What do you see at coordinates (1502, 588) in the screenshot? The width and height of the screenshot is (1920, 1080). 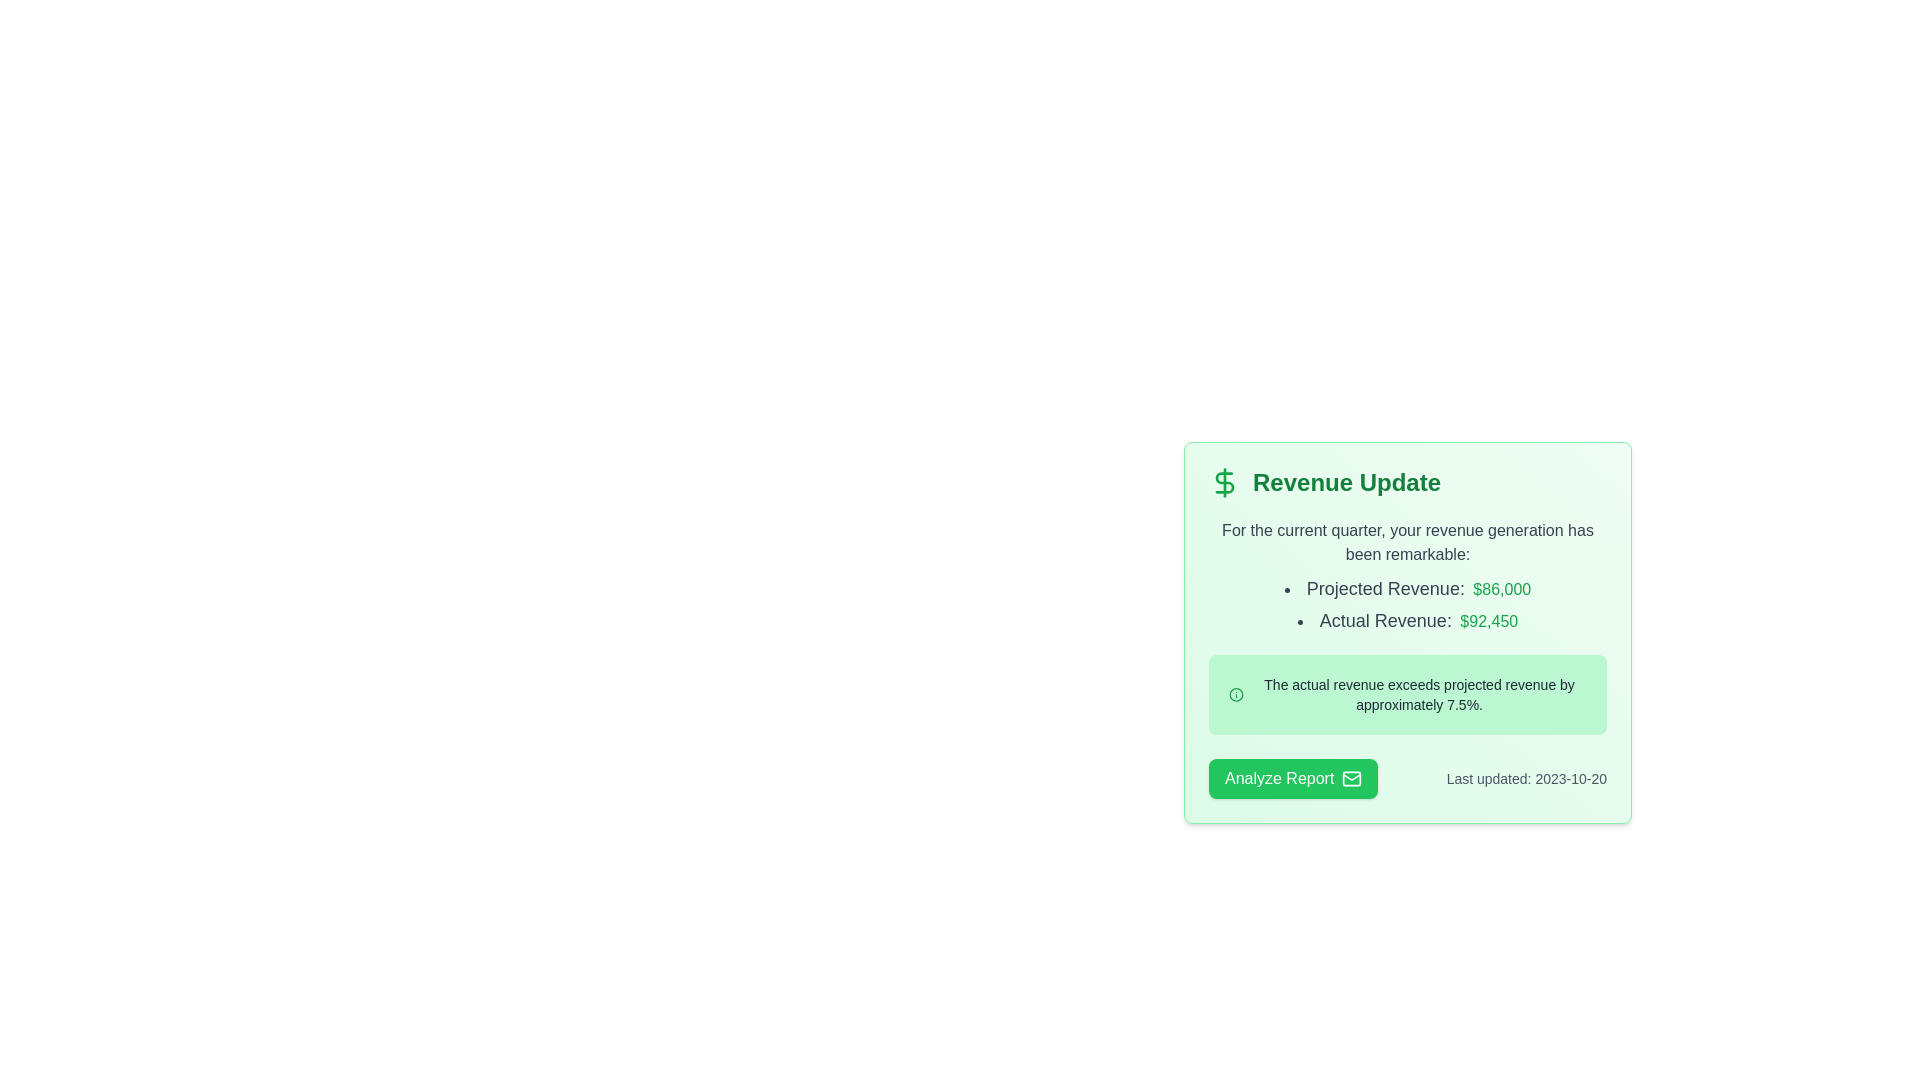 I see `the green Text Label displaying the monetary value '$86,000', which is adjacent to the label 'Projected Revenue:' in a bulleted list` at bounding box center [1502, 588].